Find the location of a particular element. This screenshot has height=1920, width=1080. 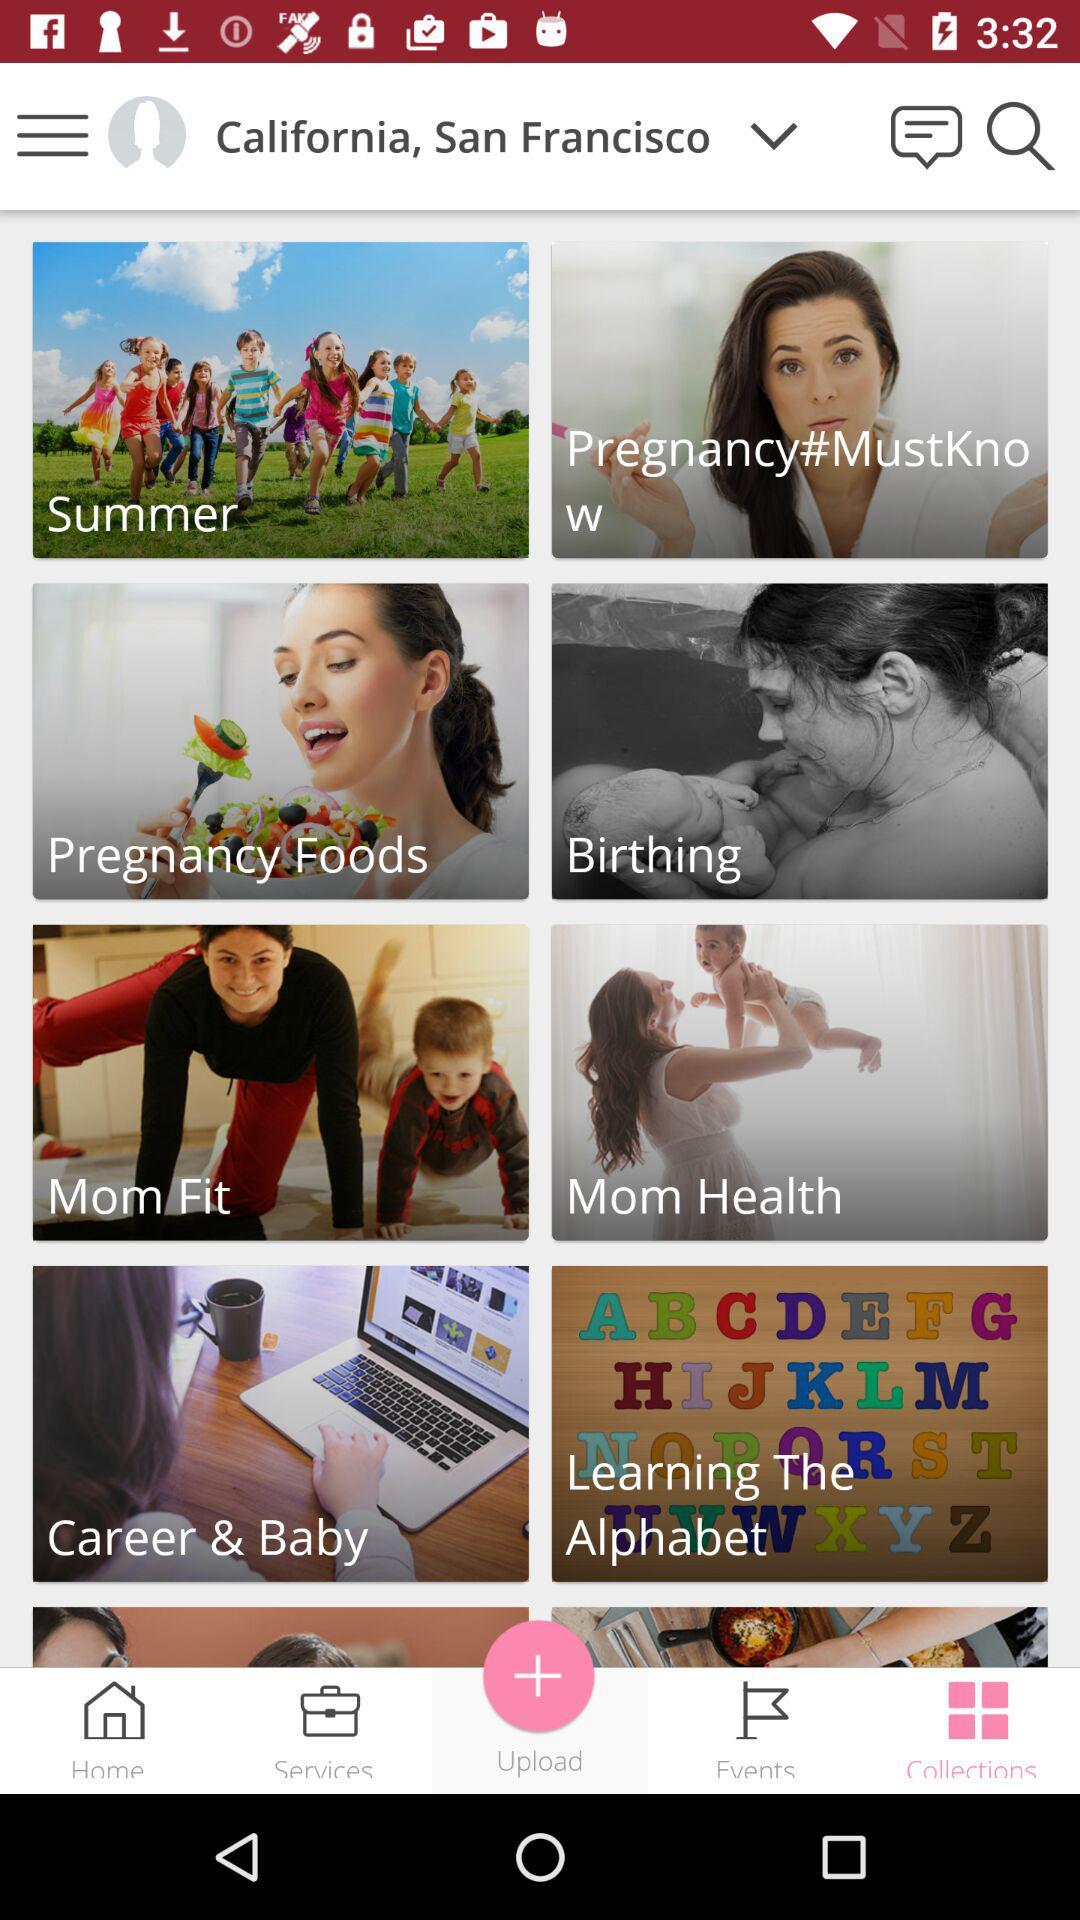

item to the right of the services is located at coordinates (538, 1676).